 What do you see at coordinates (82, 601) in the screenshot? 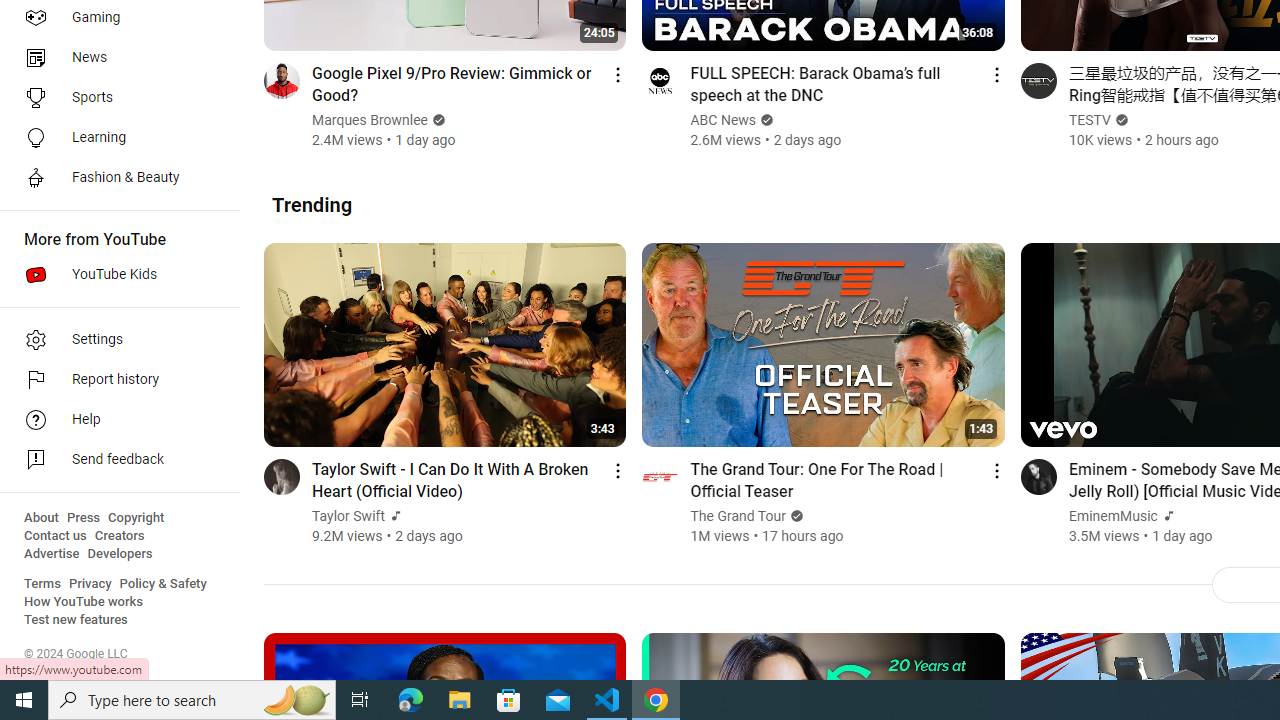
I see `'How YouTube works'` at bounding box center [82, 601].